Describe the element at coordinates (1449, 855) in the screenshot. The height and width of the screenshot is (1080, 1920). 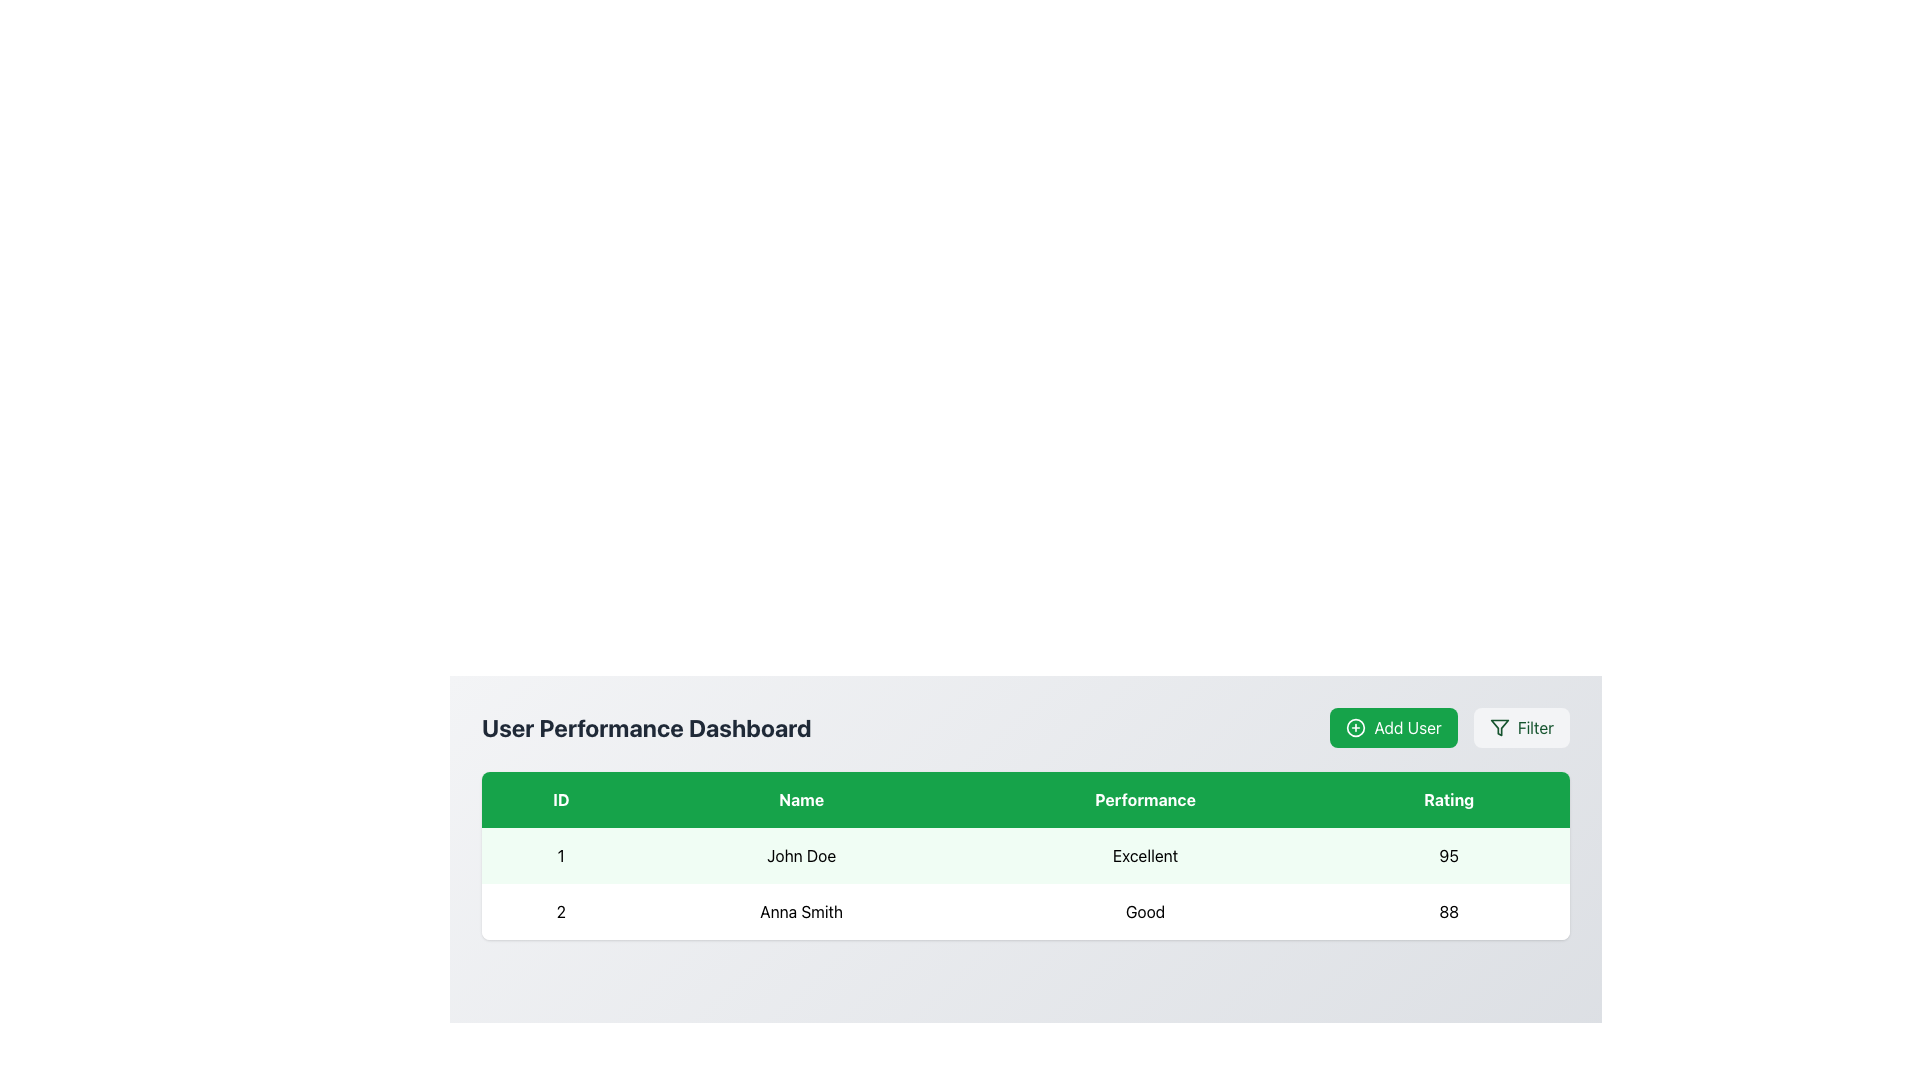
I see `the Table Cell in the first row, fourth column under the 'Rating' header, which indicates the performance rating for the respective user, aligning with 'John Doe'` at that location.